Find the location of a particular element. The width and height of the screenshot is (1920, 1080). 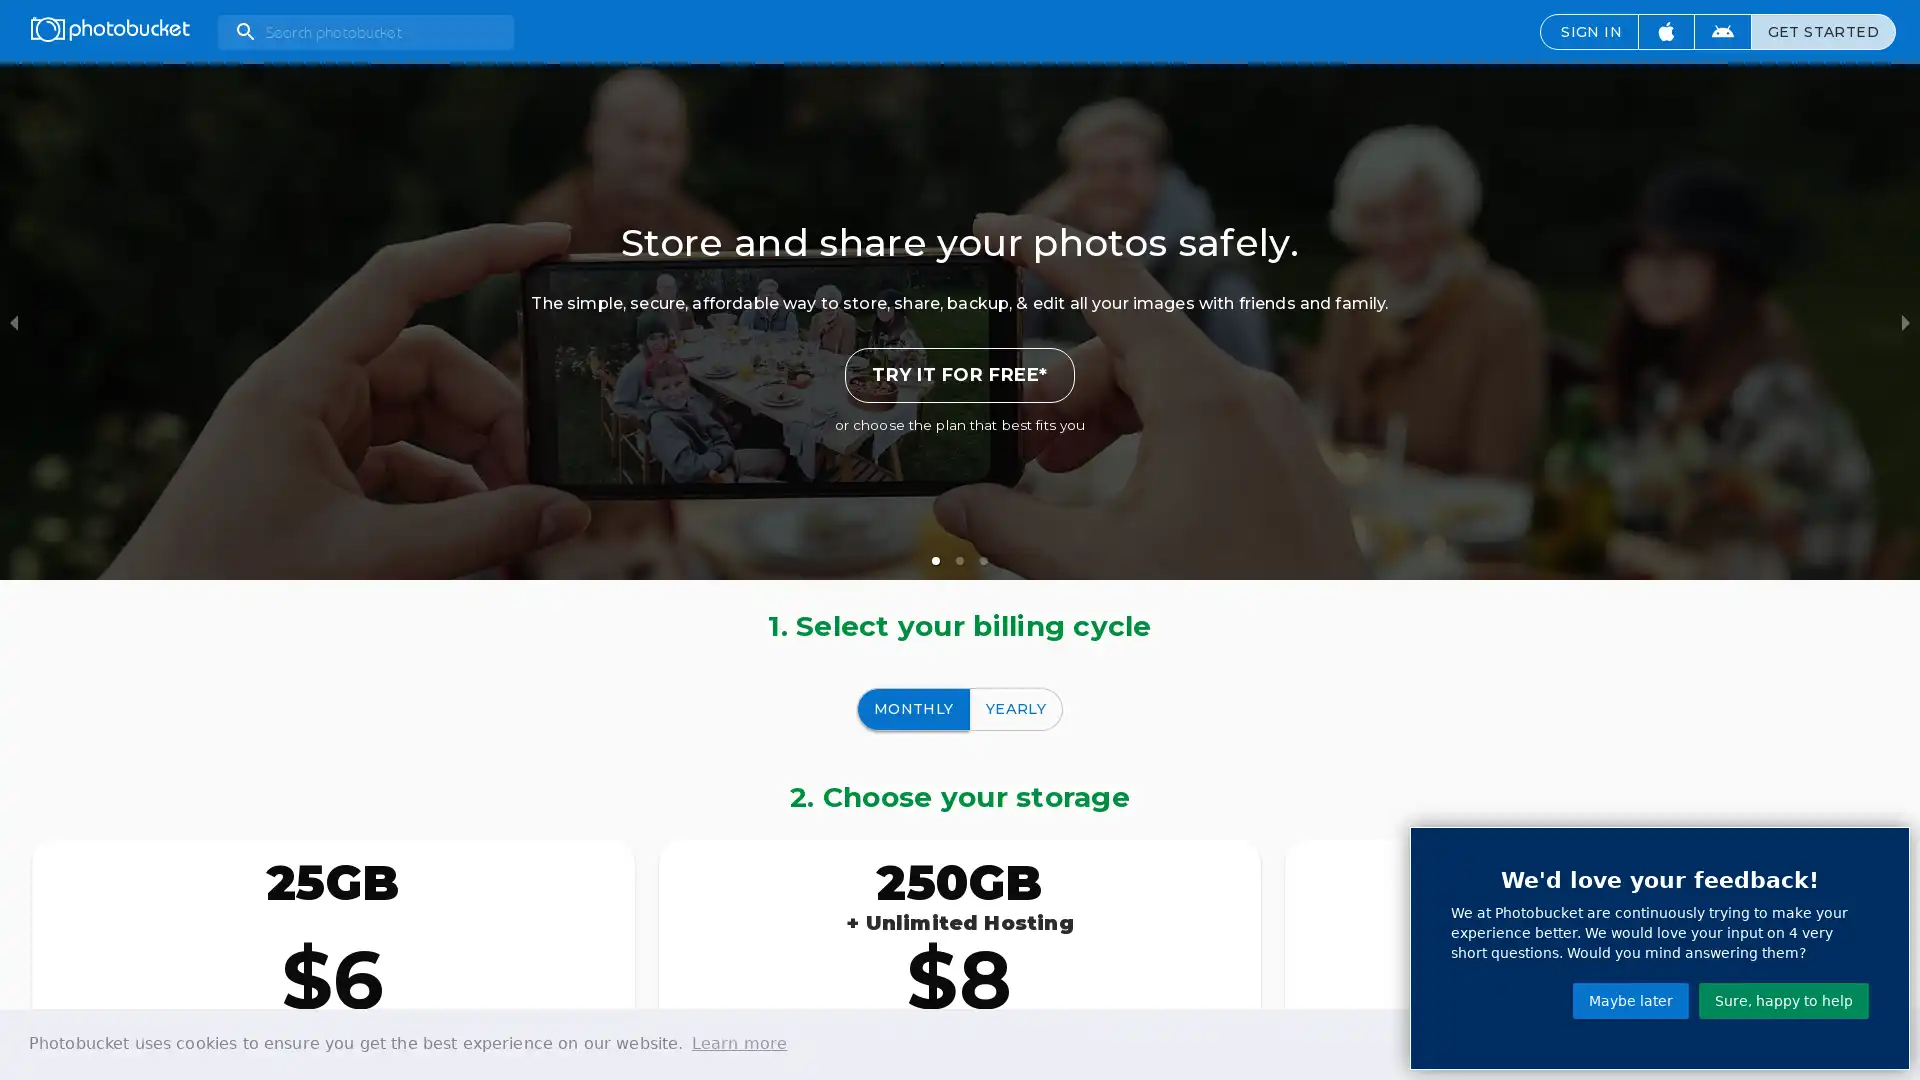

Sure, happy to help is located at coordinates (1784, 1001).